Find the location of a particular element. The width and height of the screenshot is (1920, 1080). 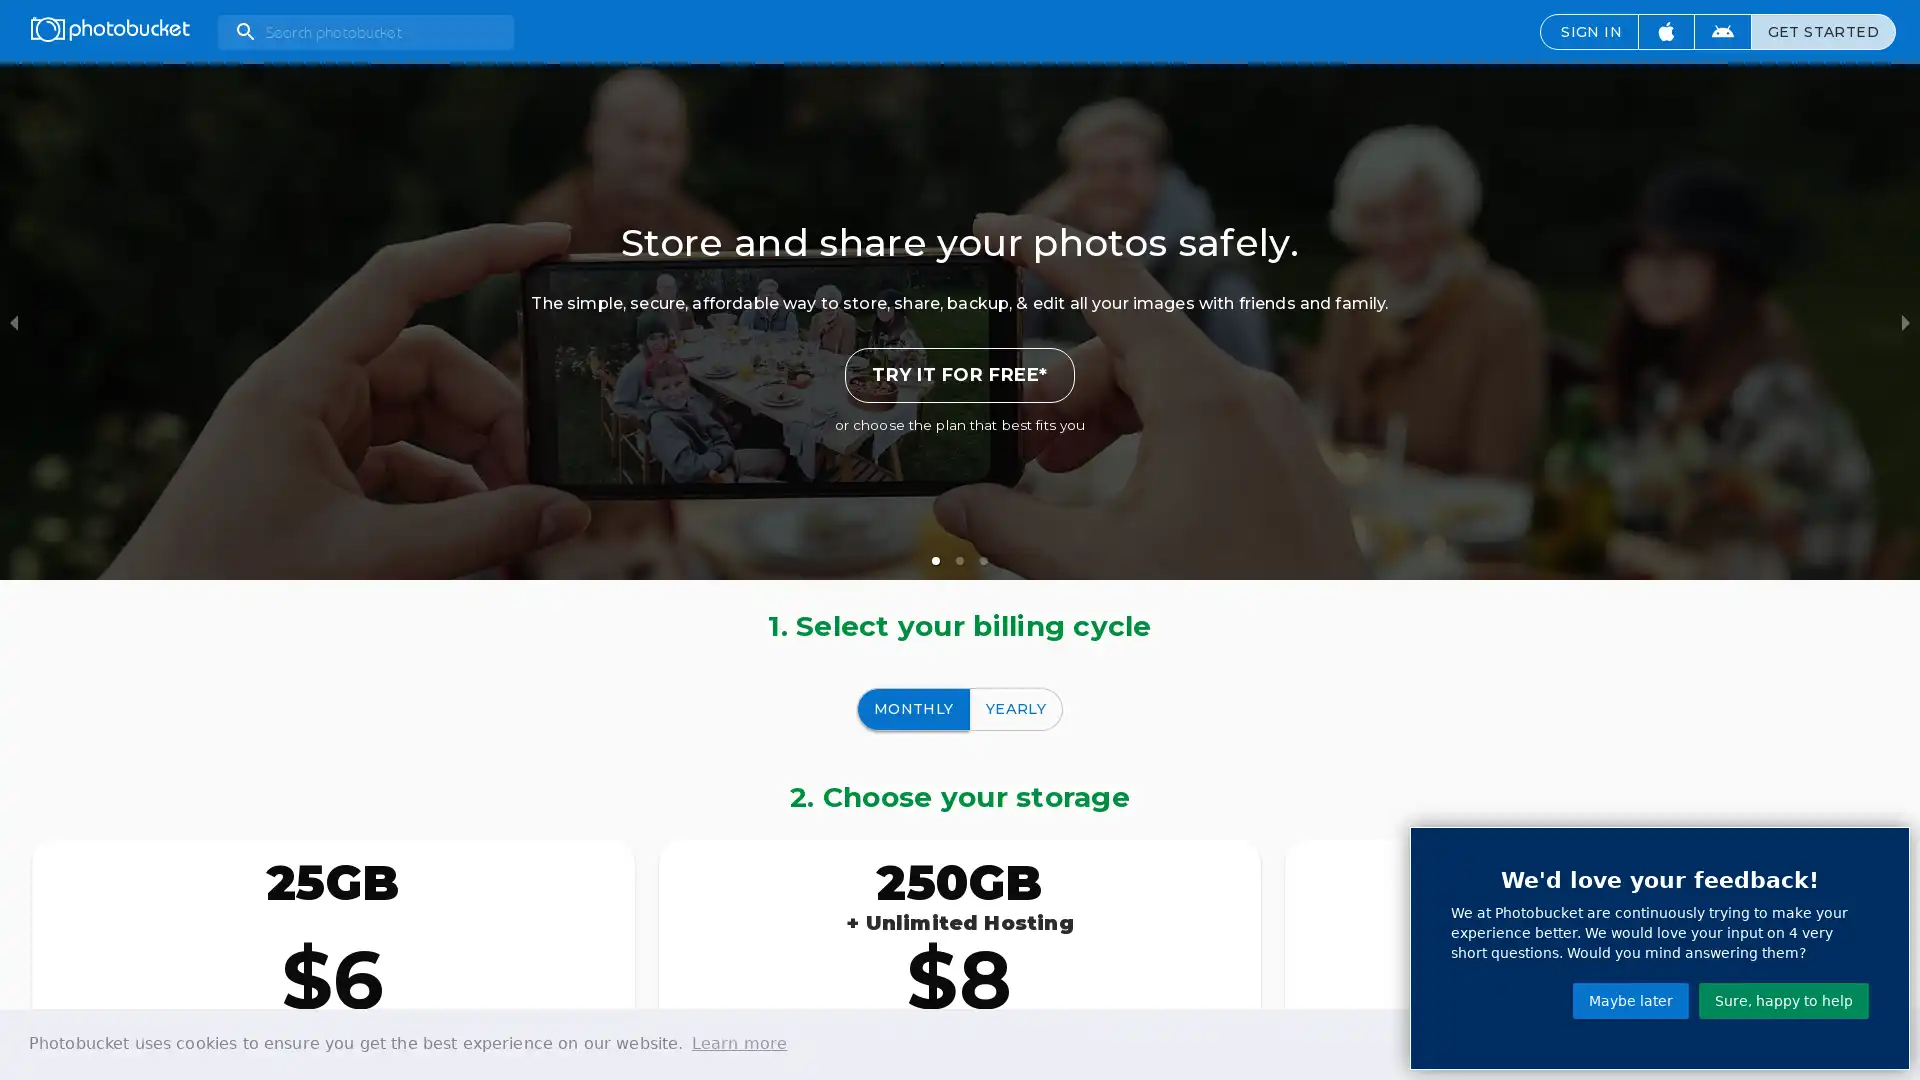

Sure, happy to help is located at coordinates (1784, 1001).